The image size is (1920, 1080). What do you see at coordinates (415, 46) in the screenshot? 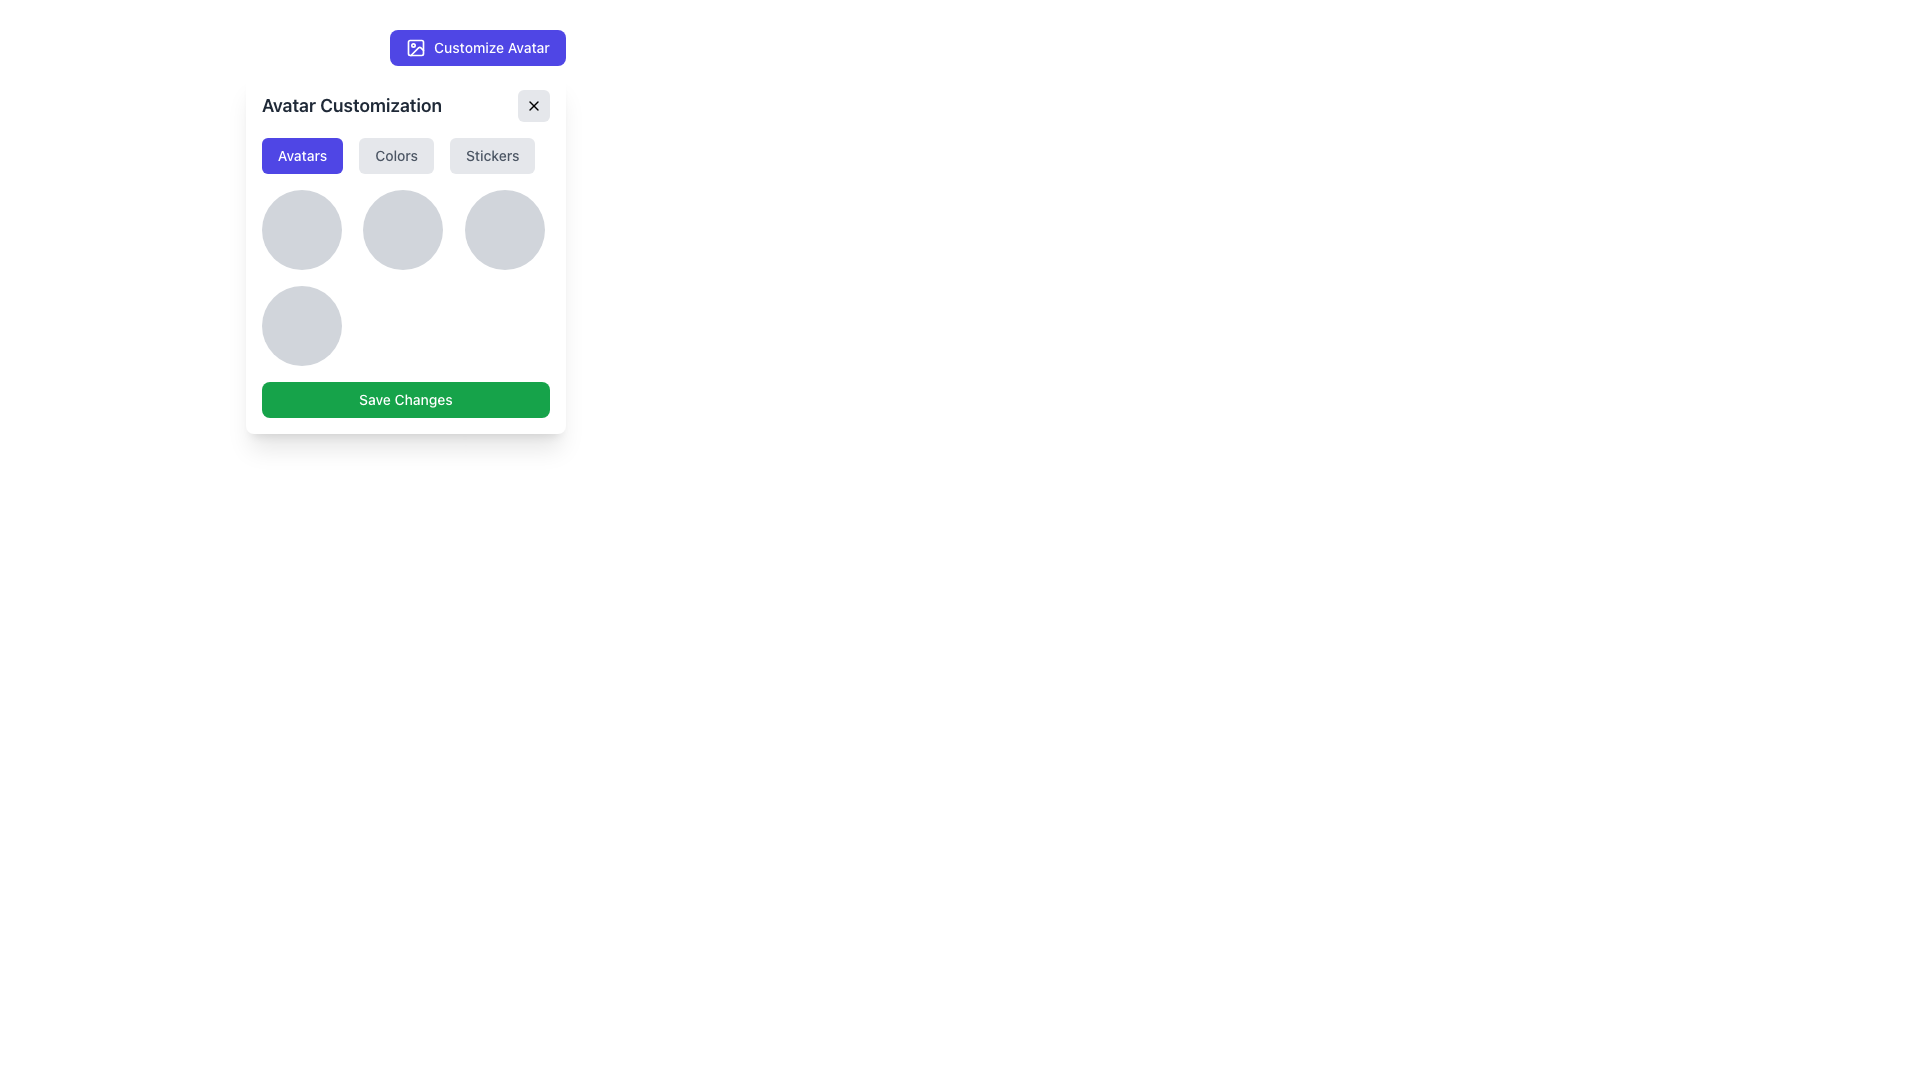
I see `the decorative icon within the 'Customize Avatar' button, which visually indicates the button's function for editing or customizing an avatar` at bounding box center [415, 46].